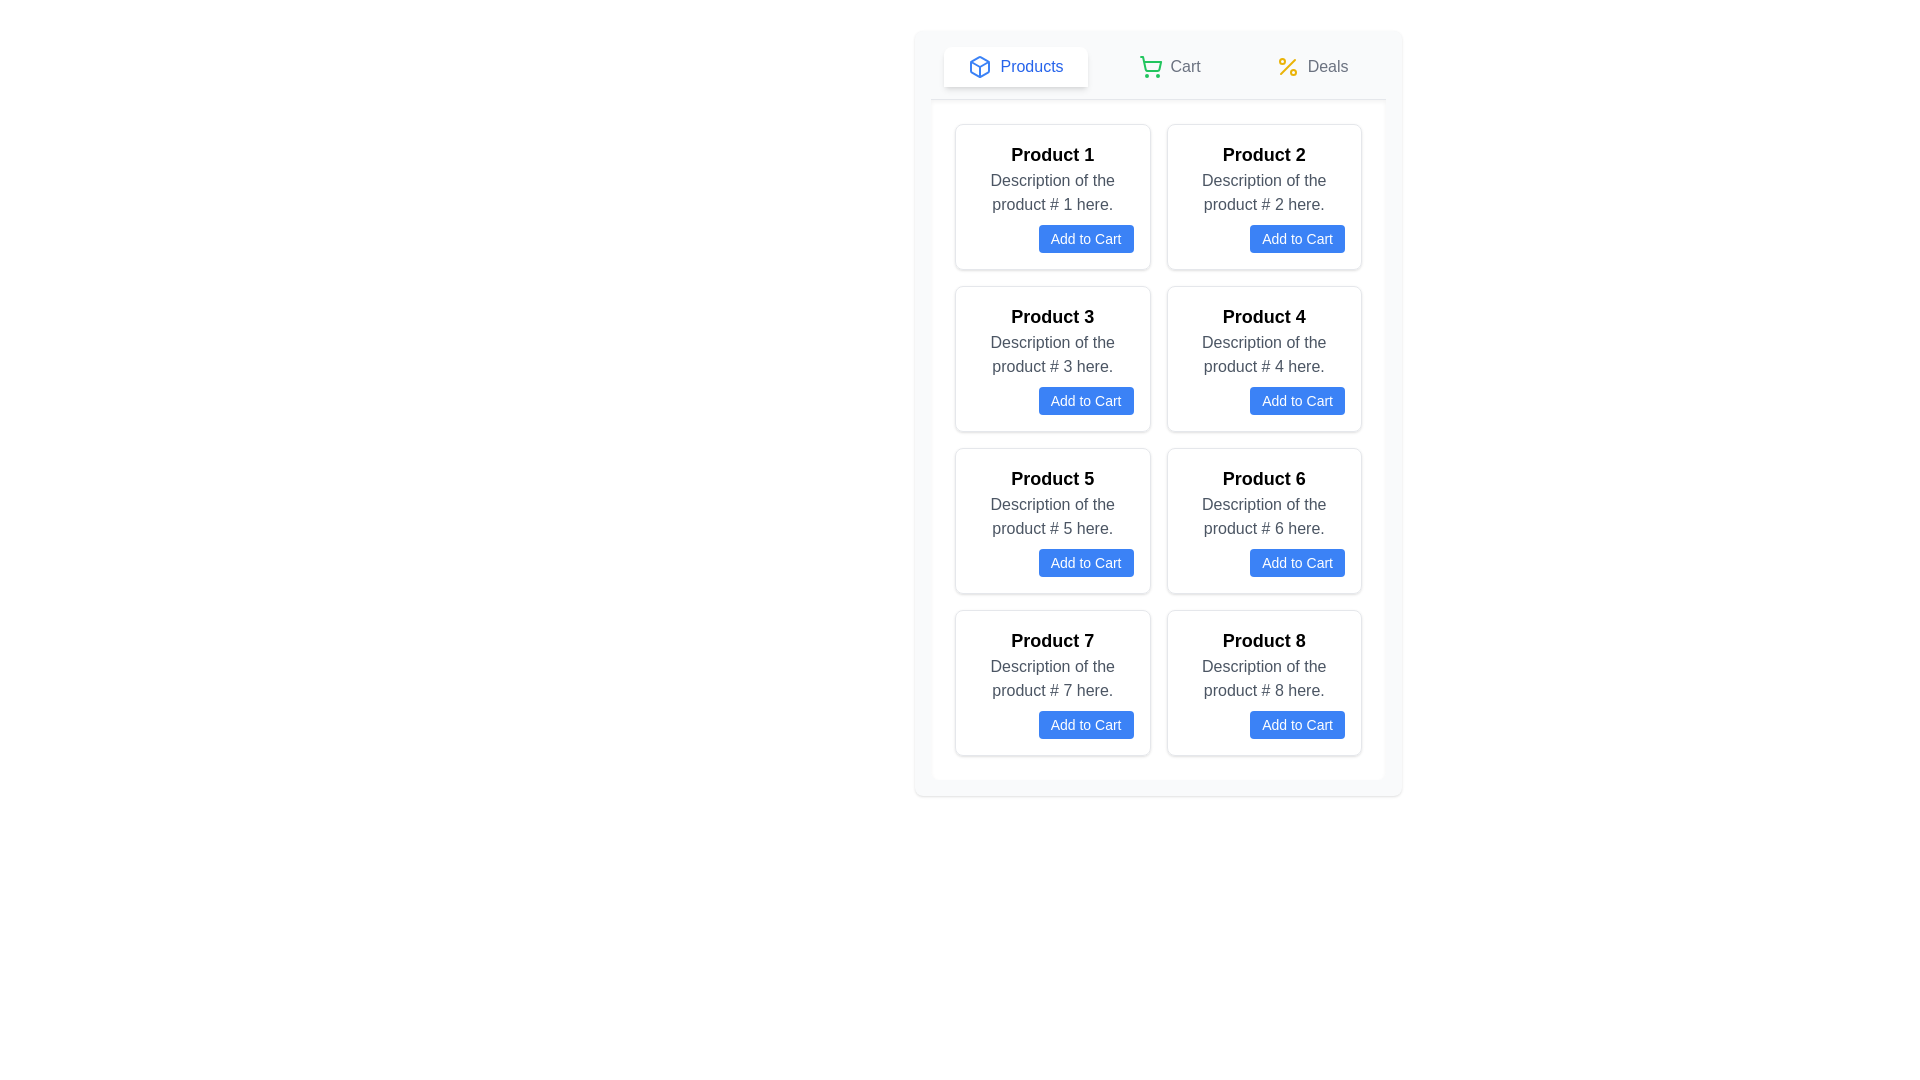  What do you see at coordinates (1016, 65) in the screenshot?
I see `the 'Products' navigation tab` at bounding box center [1016, 65].